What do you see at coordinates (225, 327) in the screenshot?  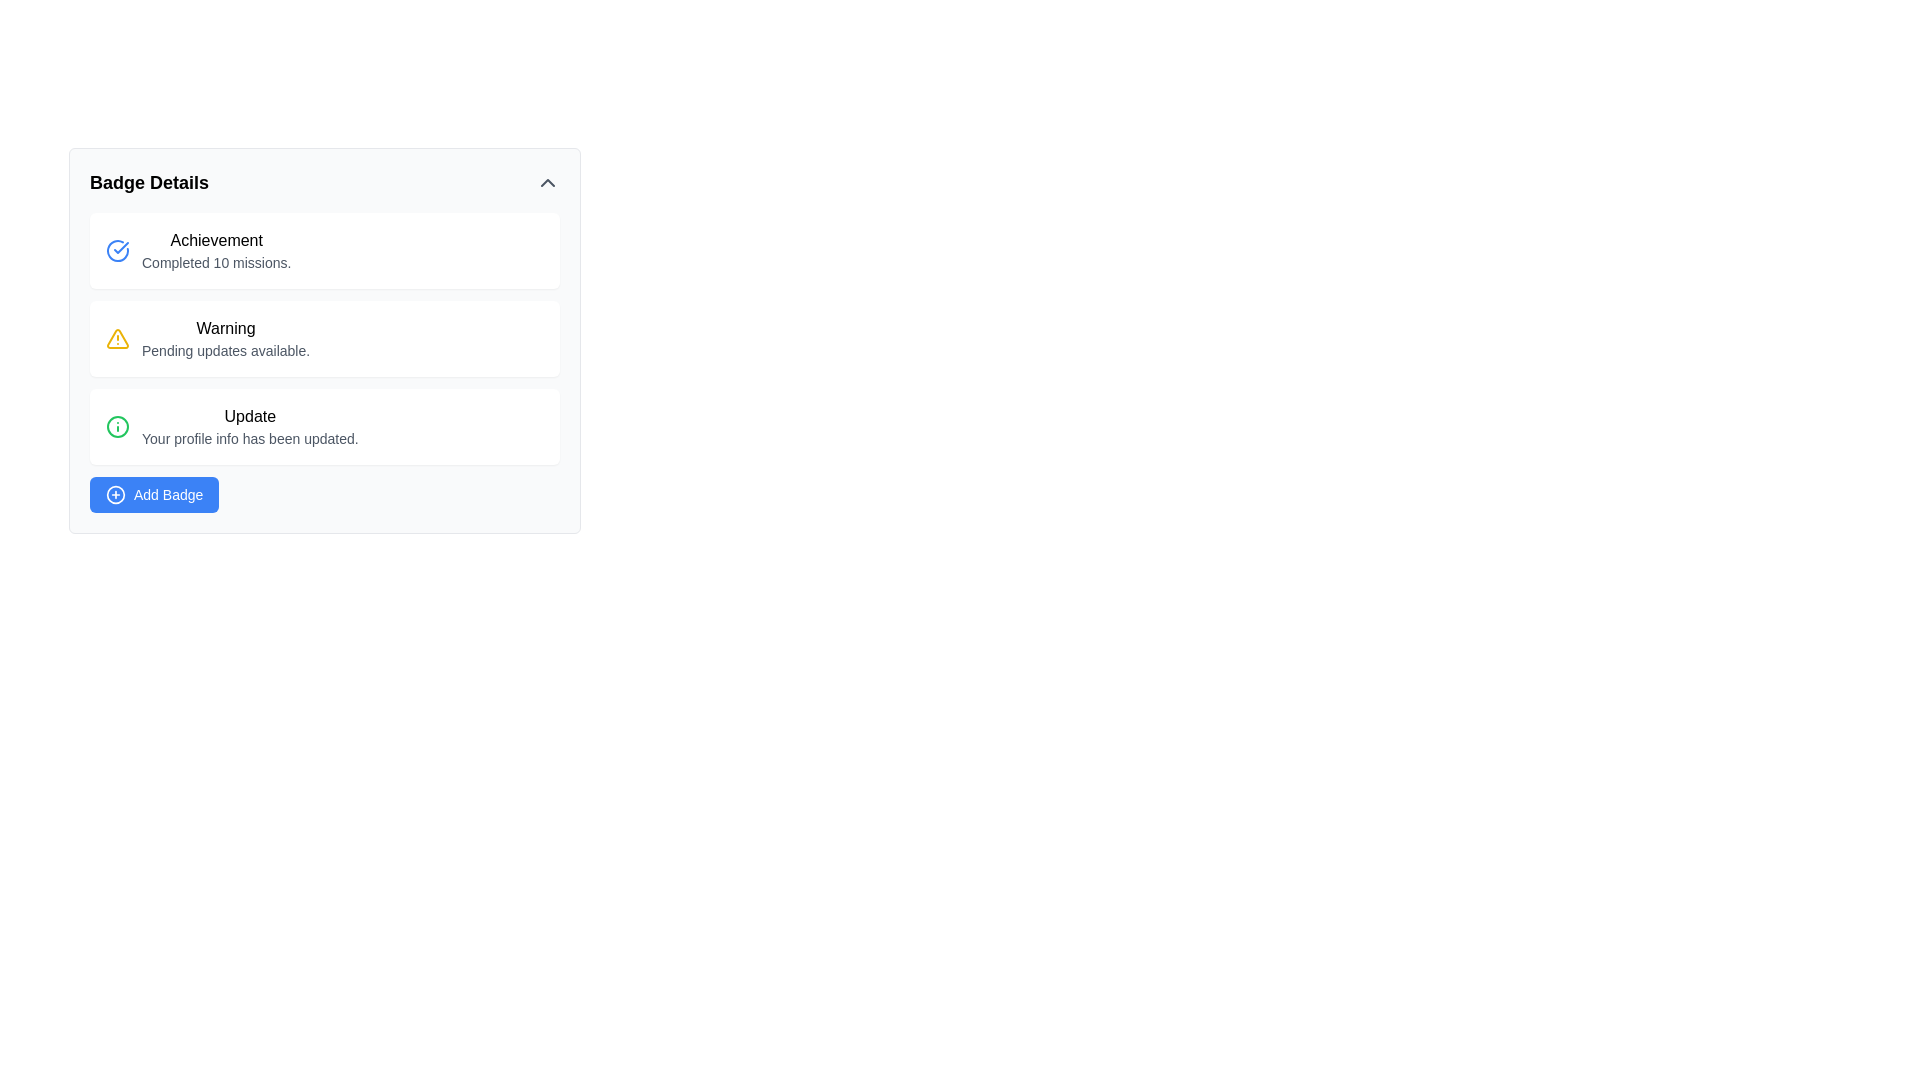 I see `the Text Label that indicates the alert's type or context, which is located in the second section of a vertically stacked list, next to a warning icon and above the smaller text 'Pending updates available.'` at bounding box center [225, 327].